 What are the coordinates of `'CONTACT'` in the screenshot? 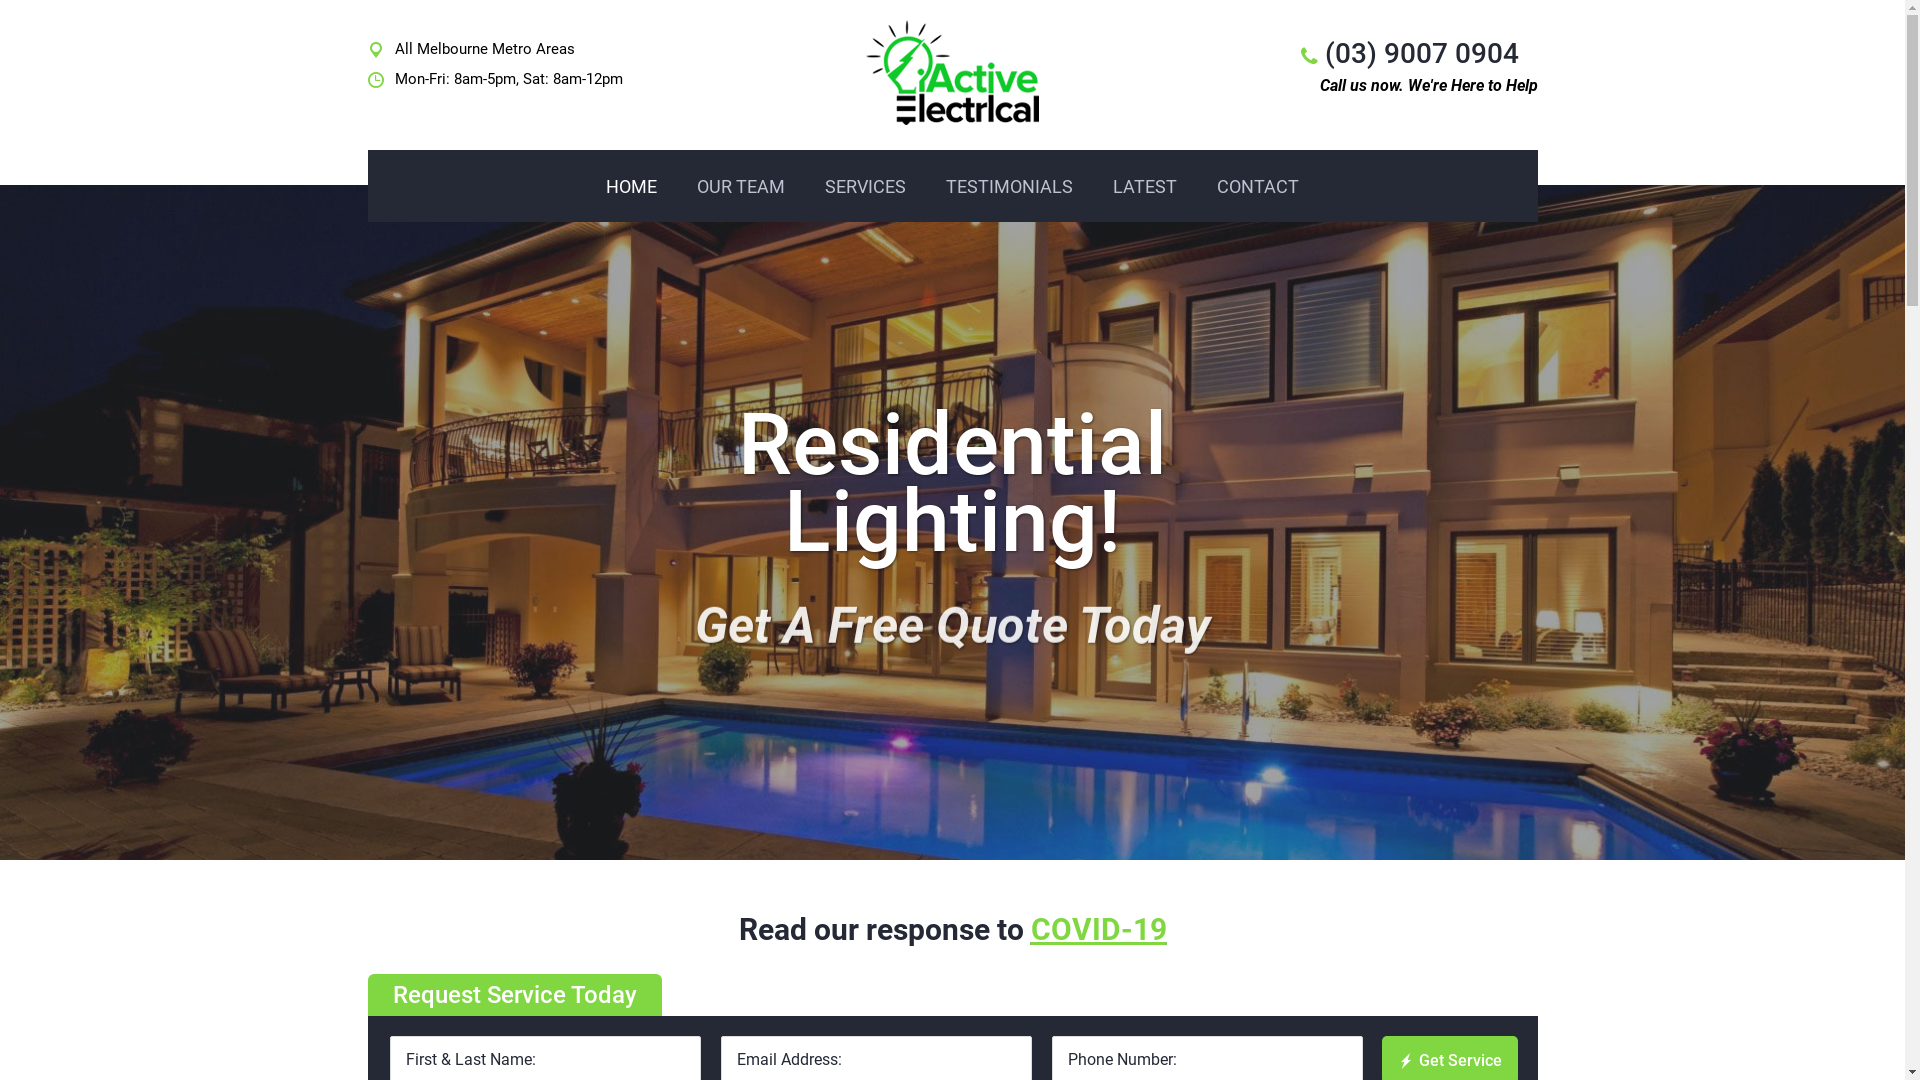 It's located at (1256, 186).